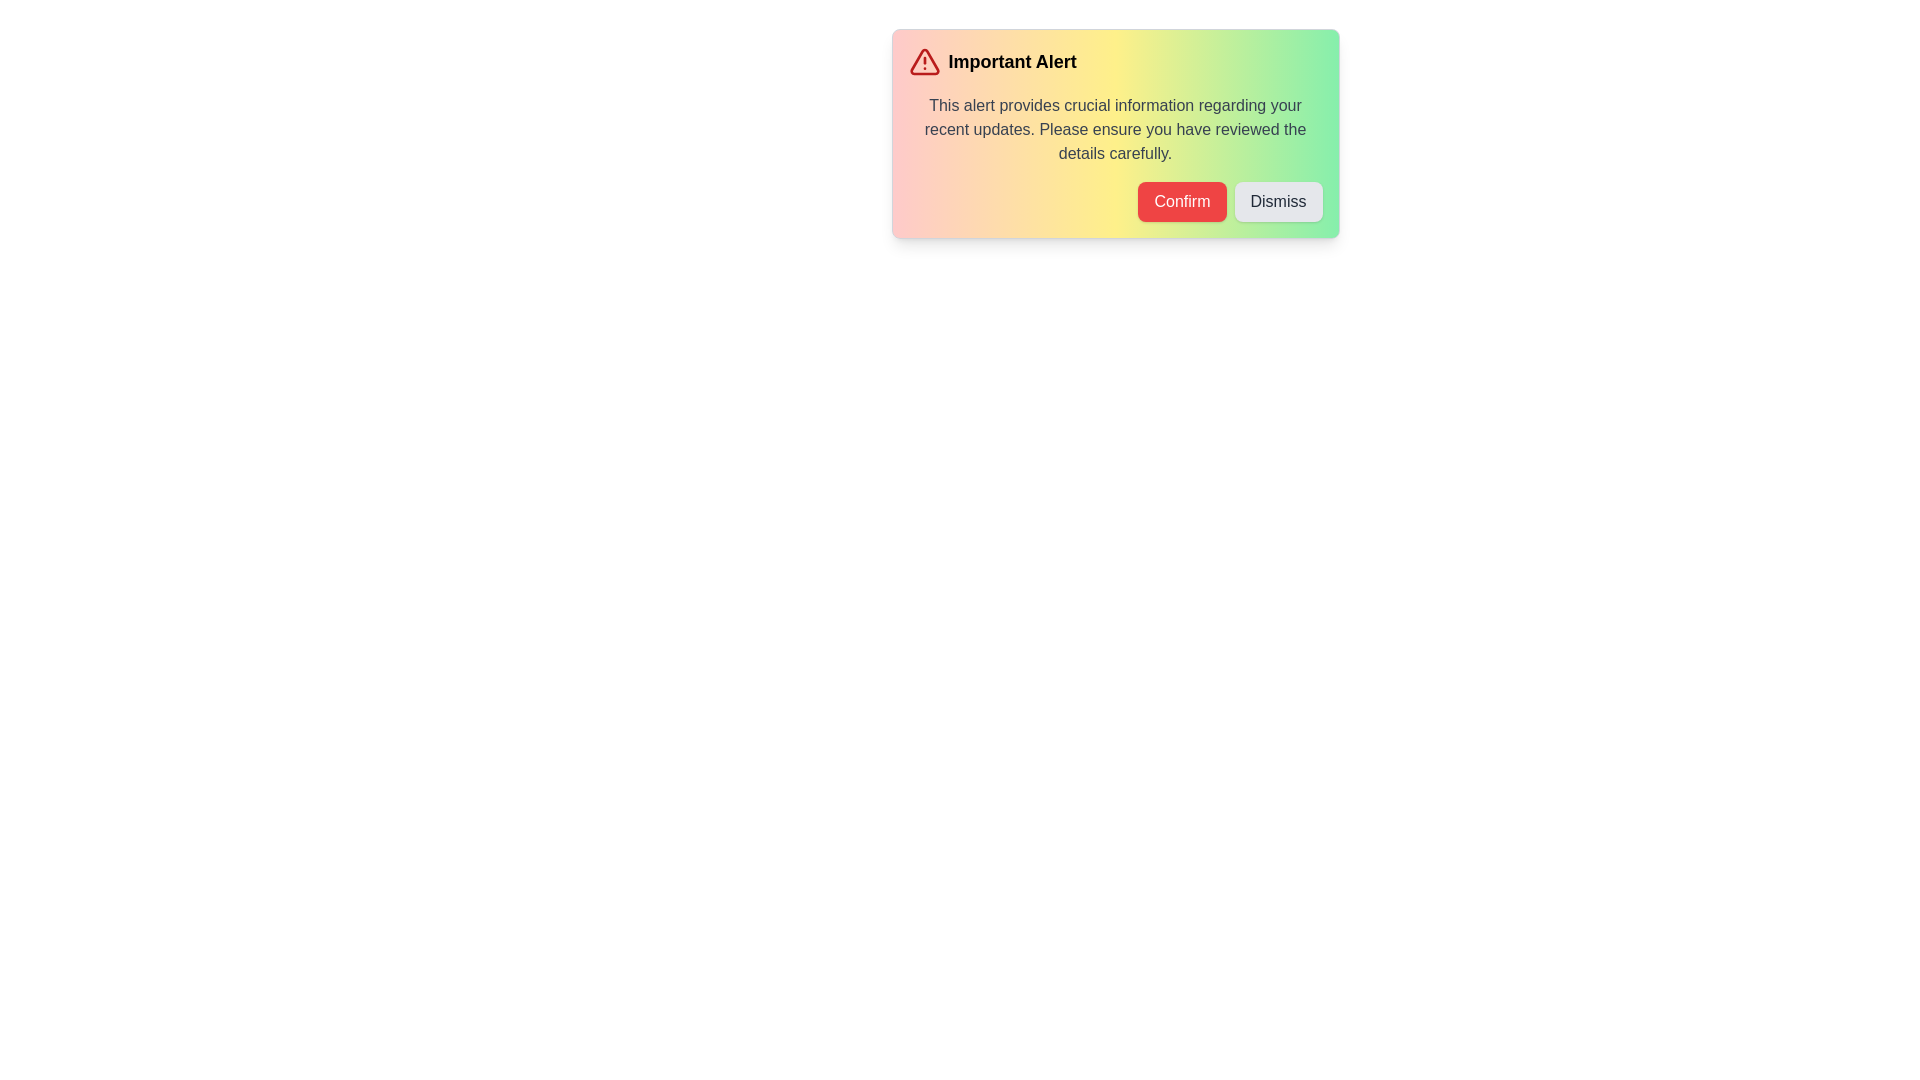  Describe the element at coordinates (1182, 201) in the screenshot. I see `the red rectangular 'Confirm' button with rounded corners` at that location.